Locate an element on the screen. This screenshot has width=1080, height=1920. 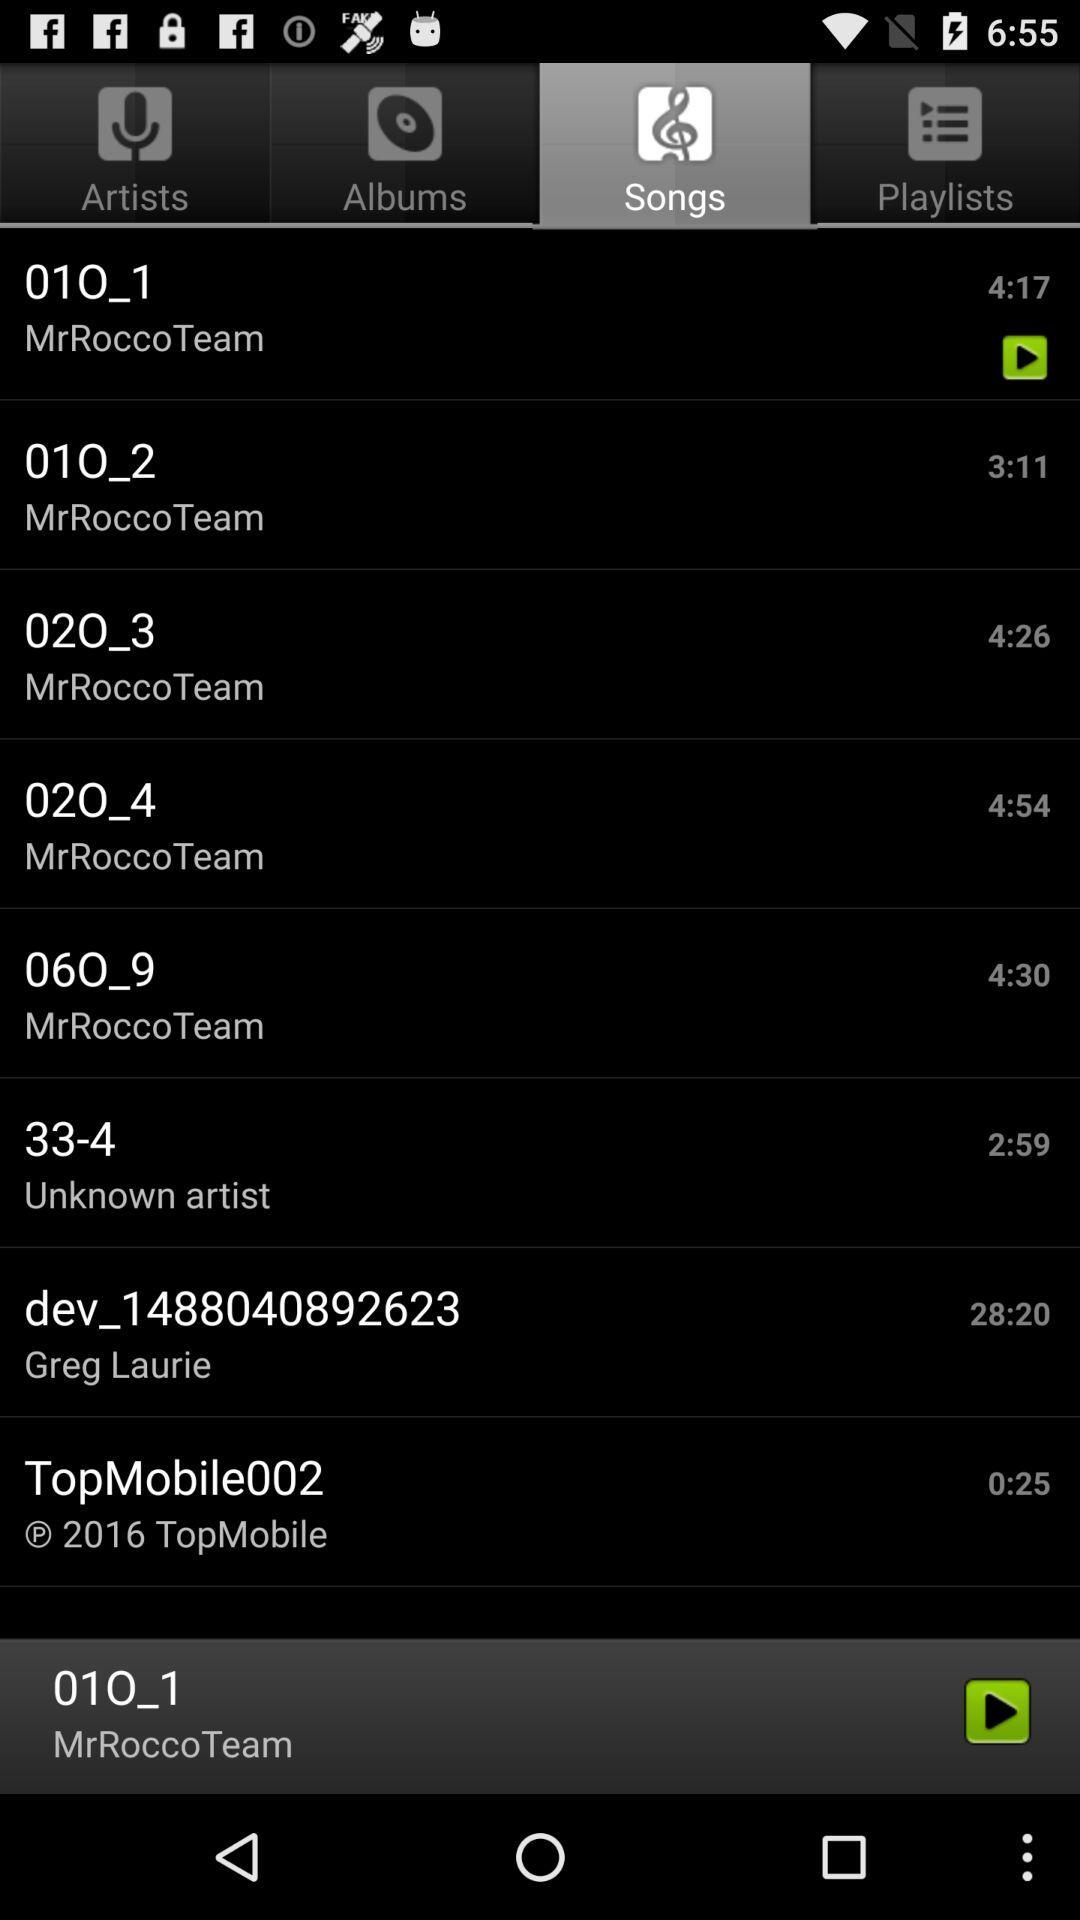
the songs app is located at coordinates (675, 146).